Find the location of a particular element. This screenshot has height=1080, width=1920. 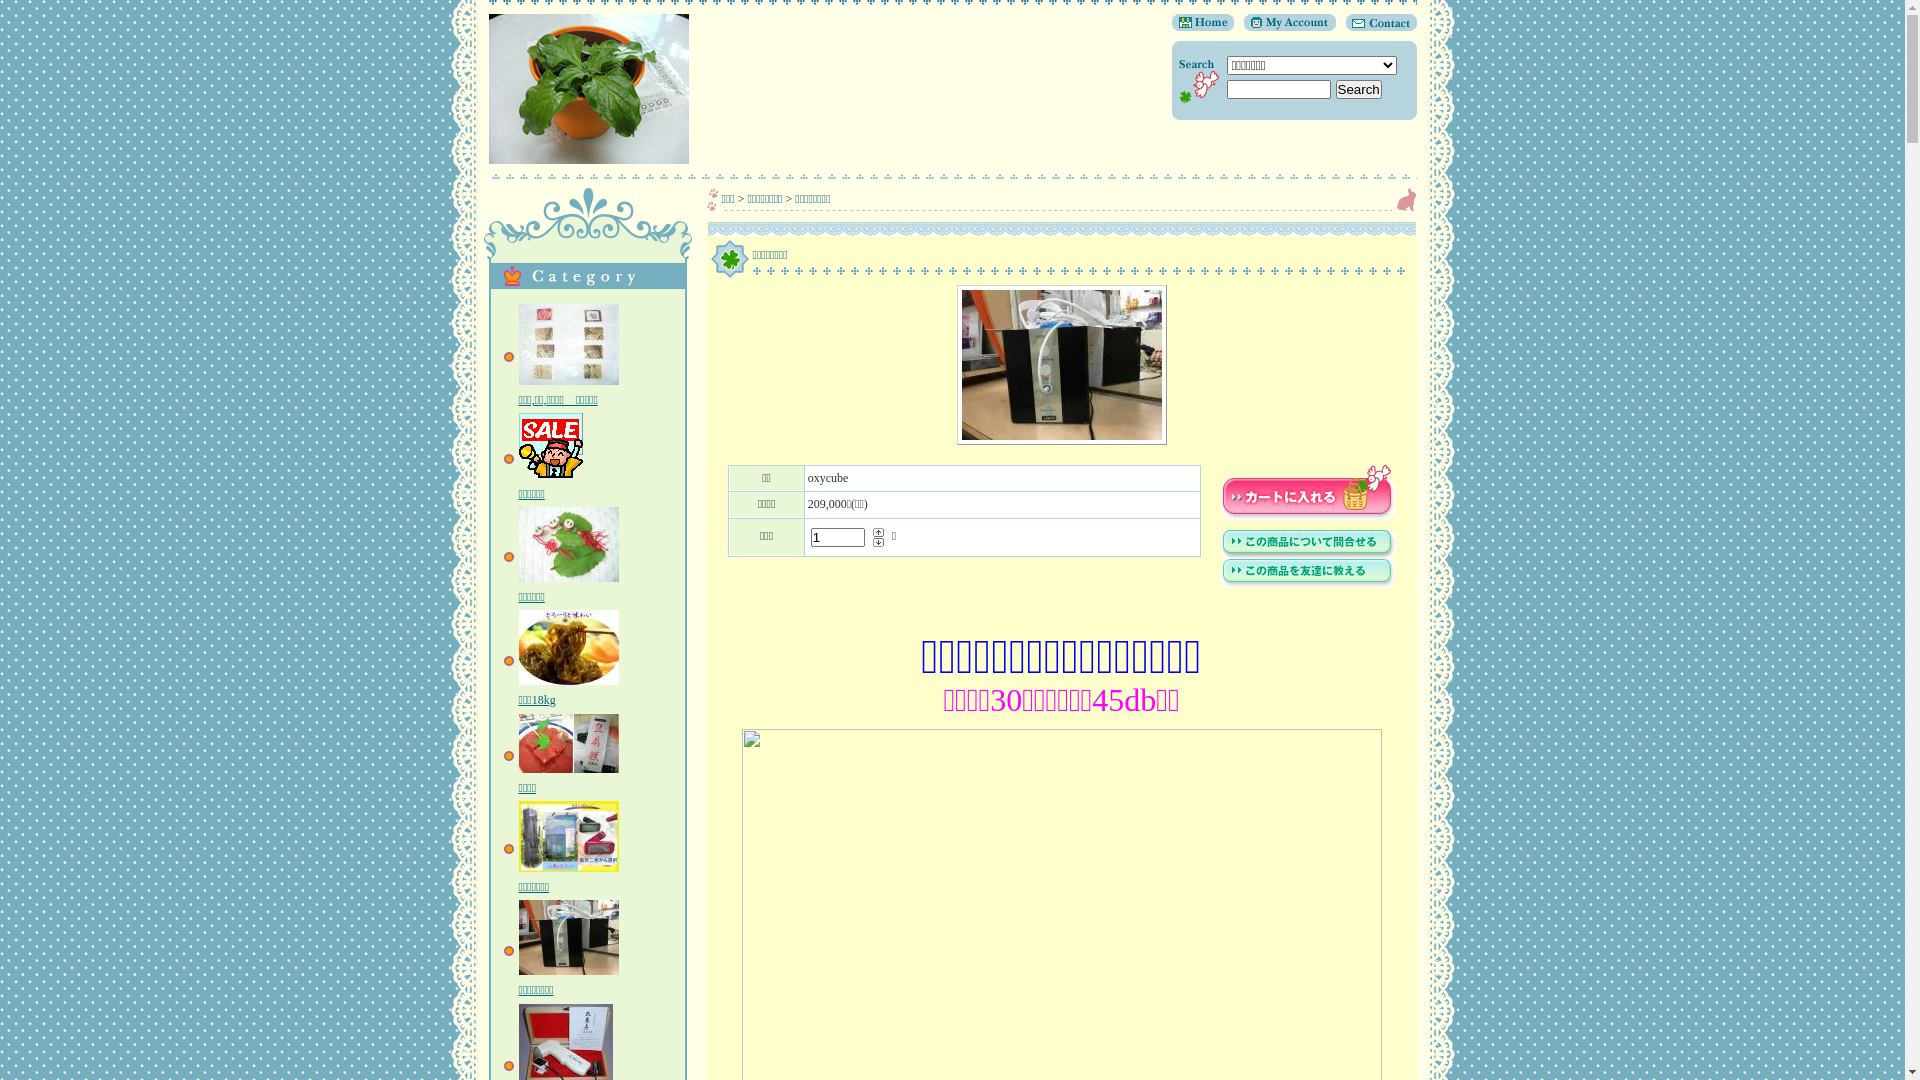

'Home' is located at coordinates (1202, 27).